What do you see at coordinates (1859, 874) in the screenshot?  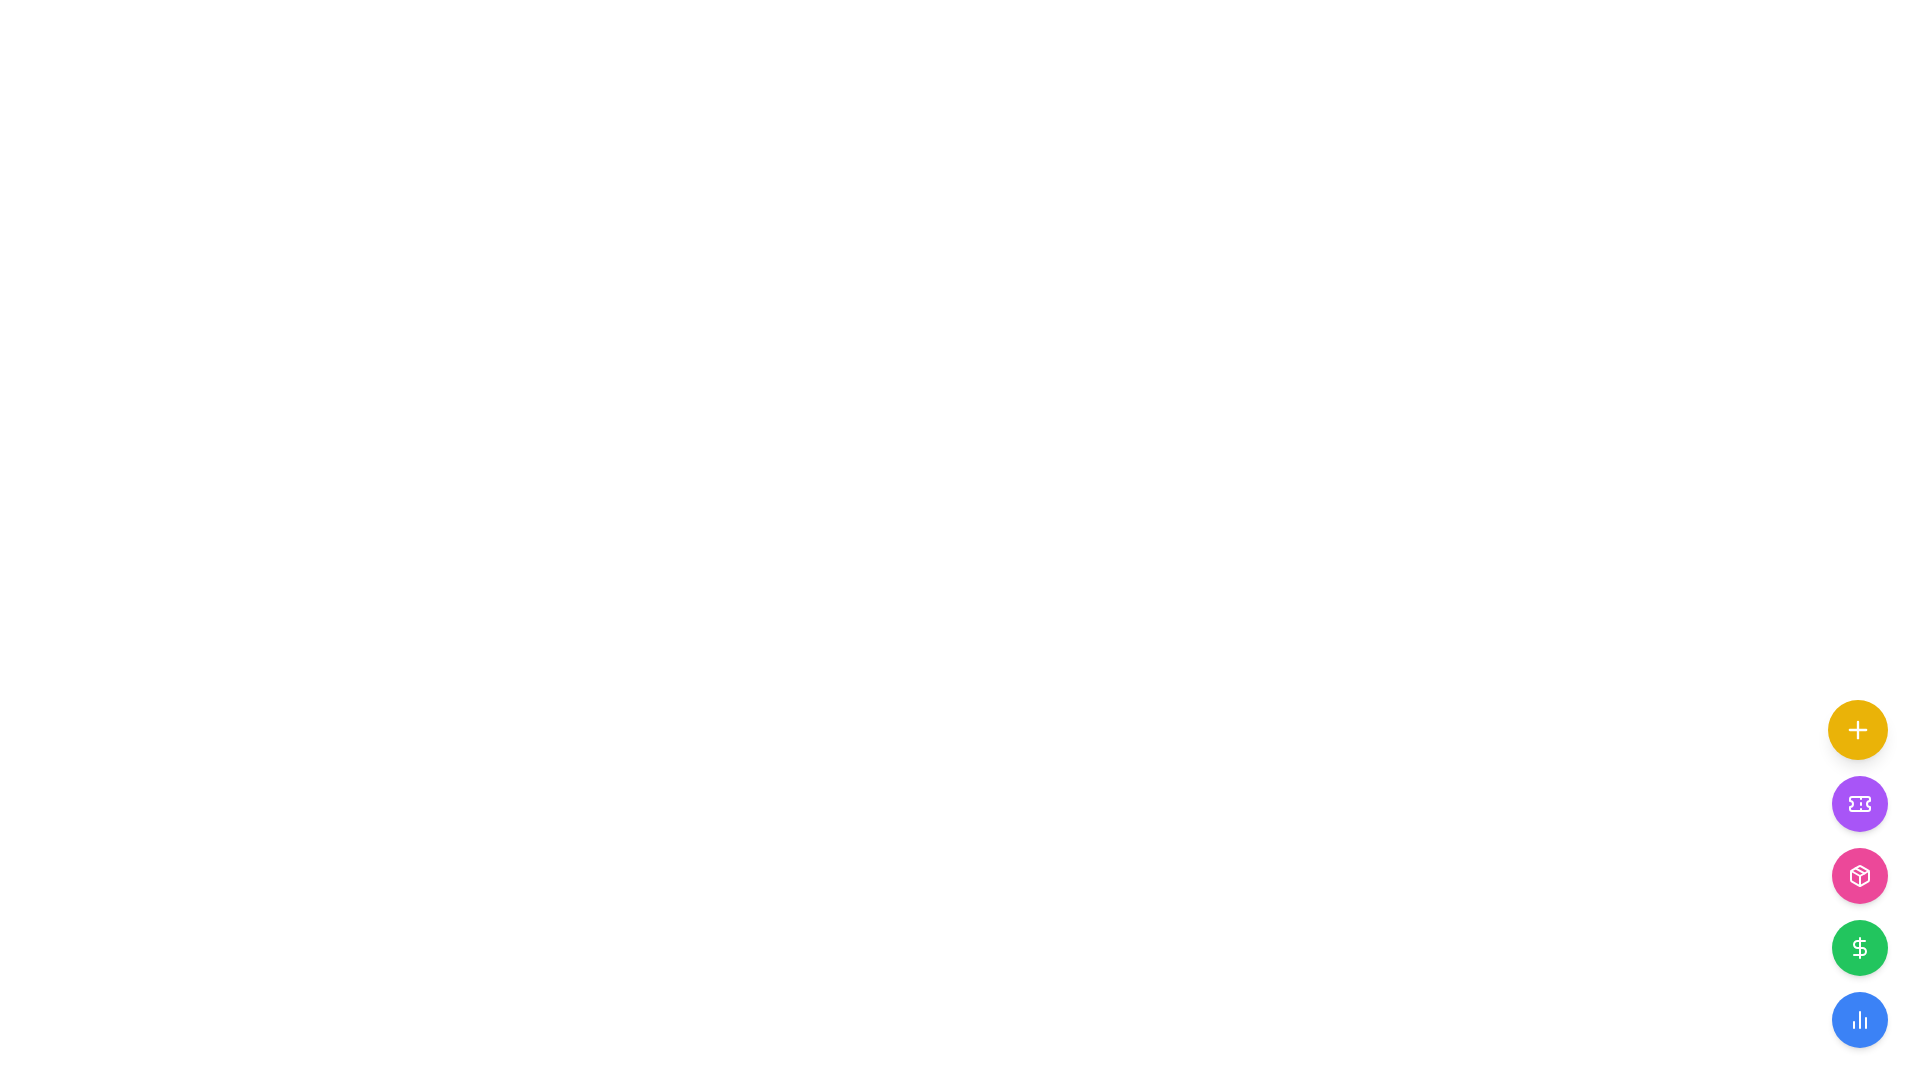 I see `the 'Orders' button, which is the third button in a vertical stack of circular buttons located towards the far right of the interface, to change its appearance` at bounding box center [1859, 874].